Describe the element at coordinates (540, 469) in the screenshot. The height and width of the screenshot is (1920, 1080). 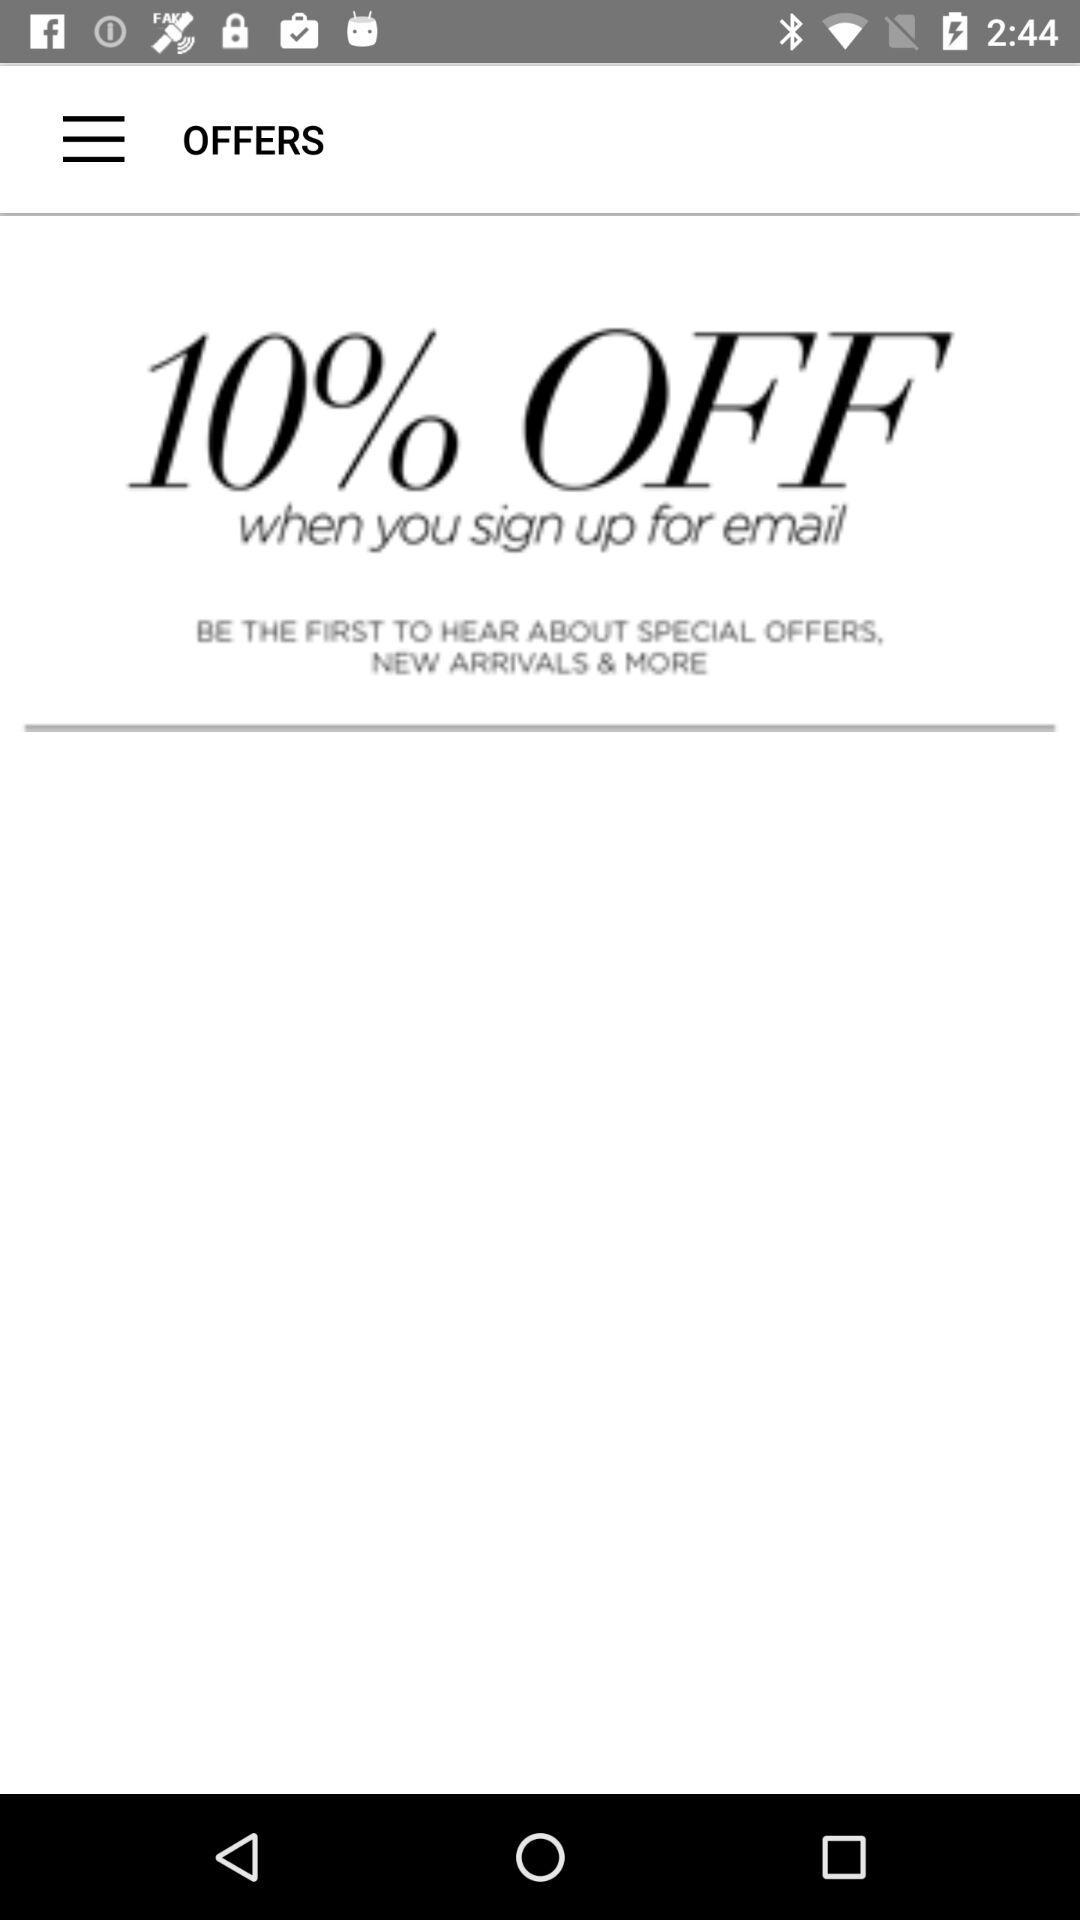
I see `advertisement` at that location.